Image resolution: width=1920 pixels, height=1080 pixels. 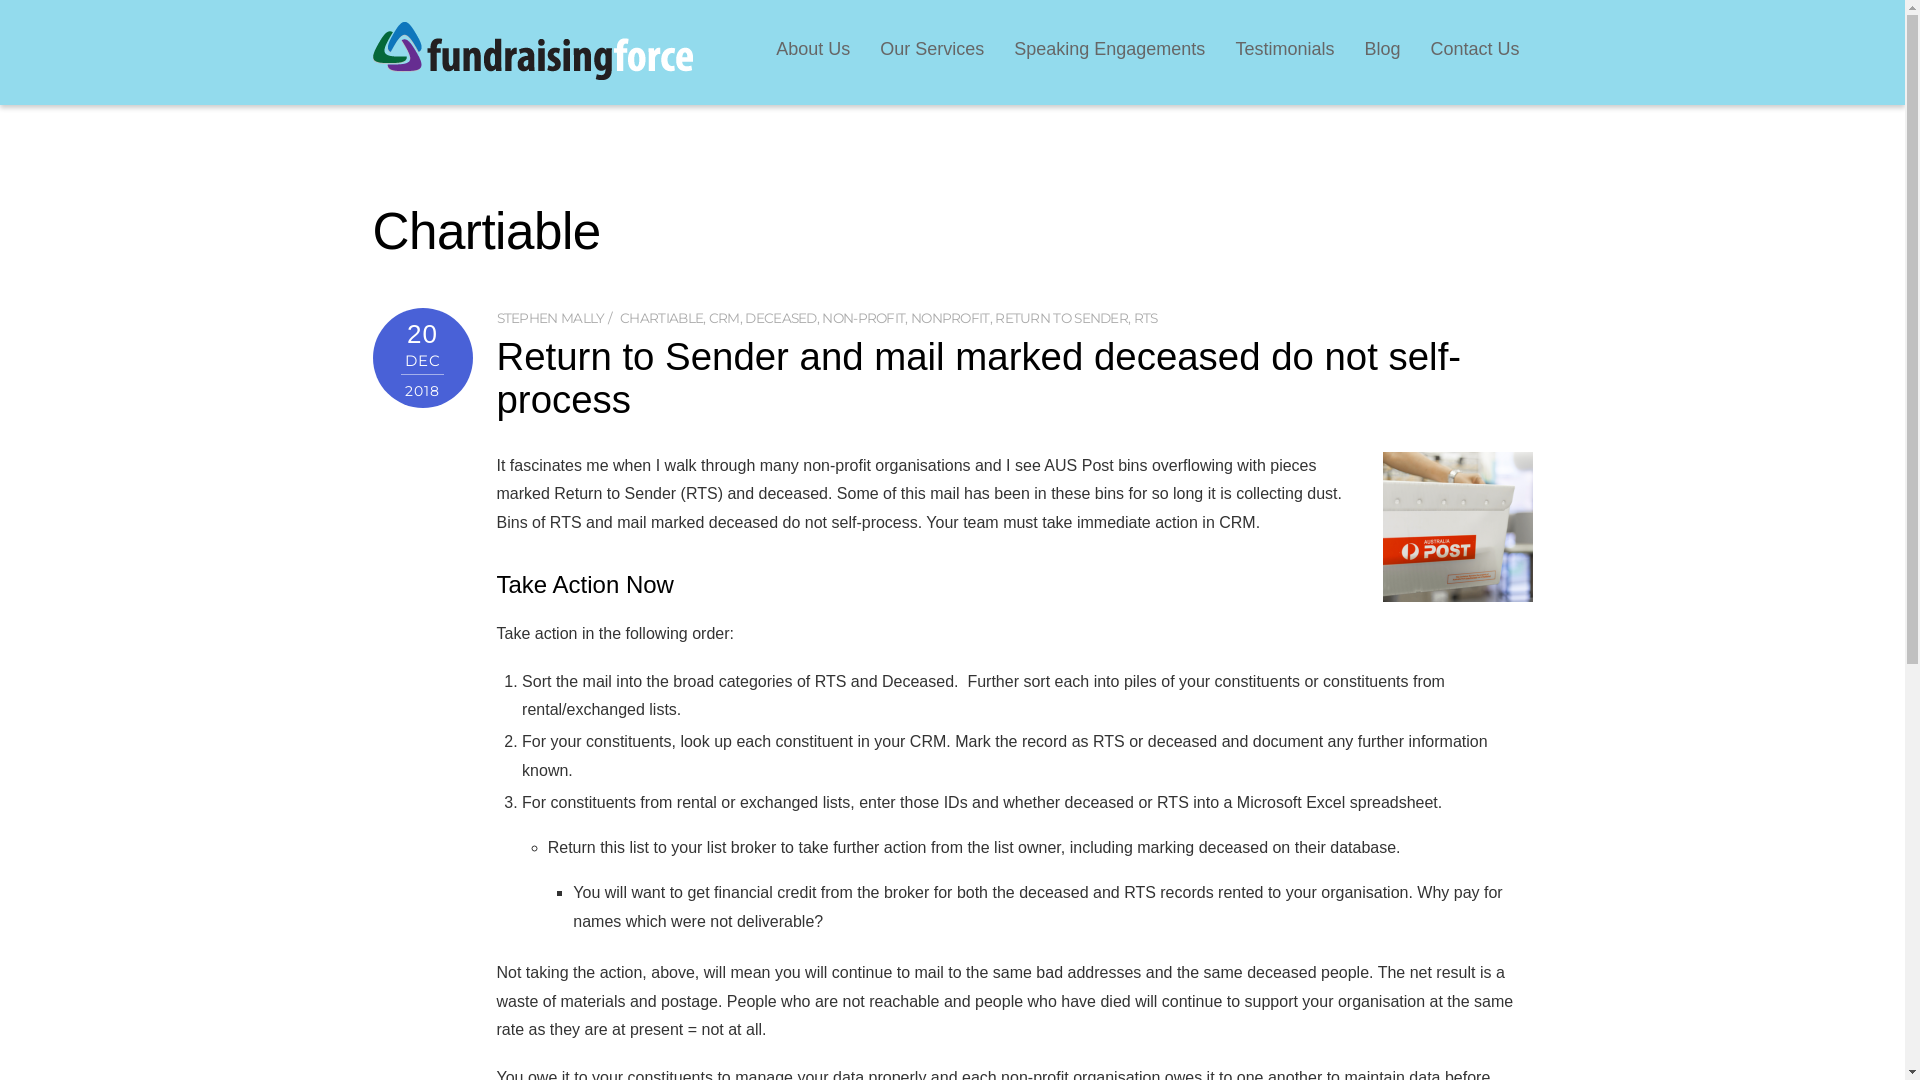 What do you see at coordinates (1284, 45) in the screenshot?
I see `'Testimonials'` at bounding box center [1284, 45].